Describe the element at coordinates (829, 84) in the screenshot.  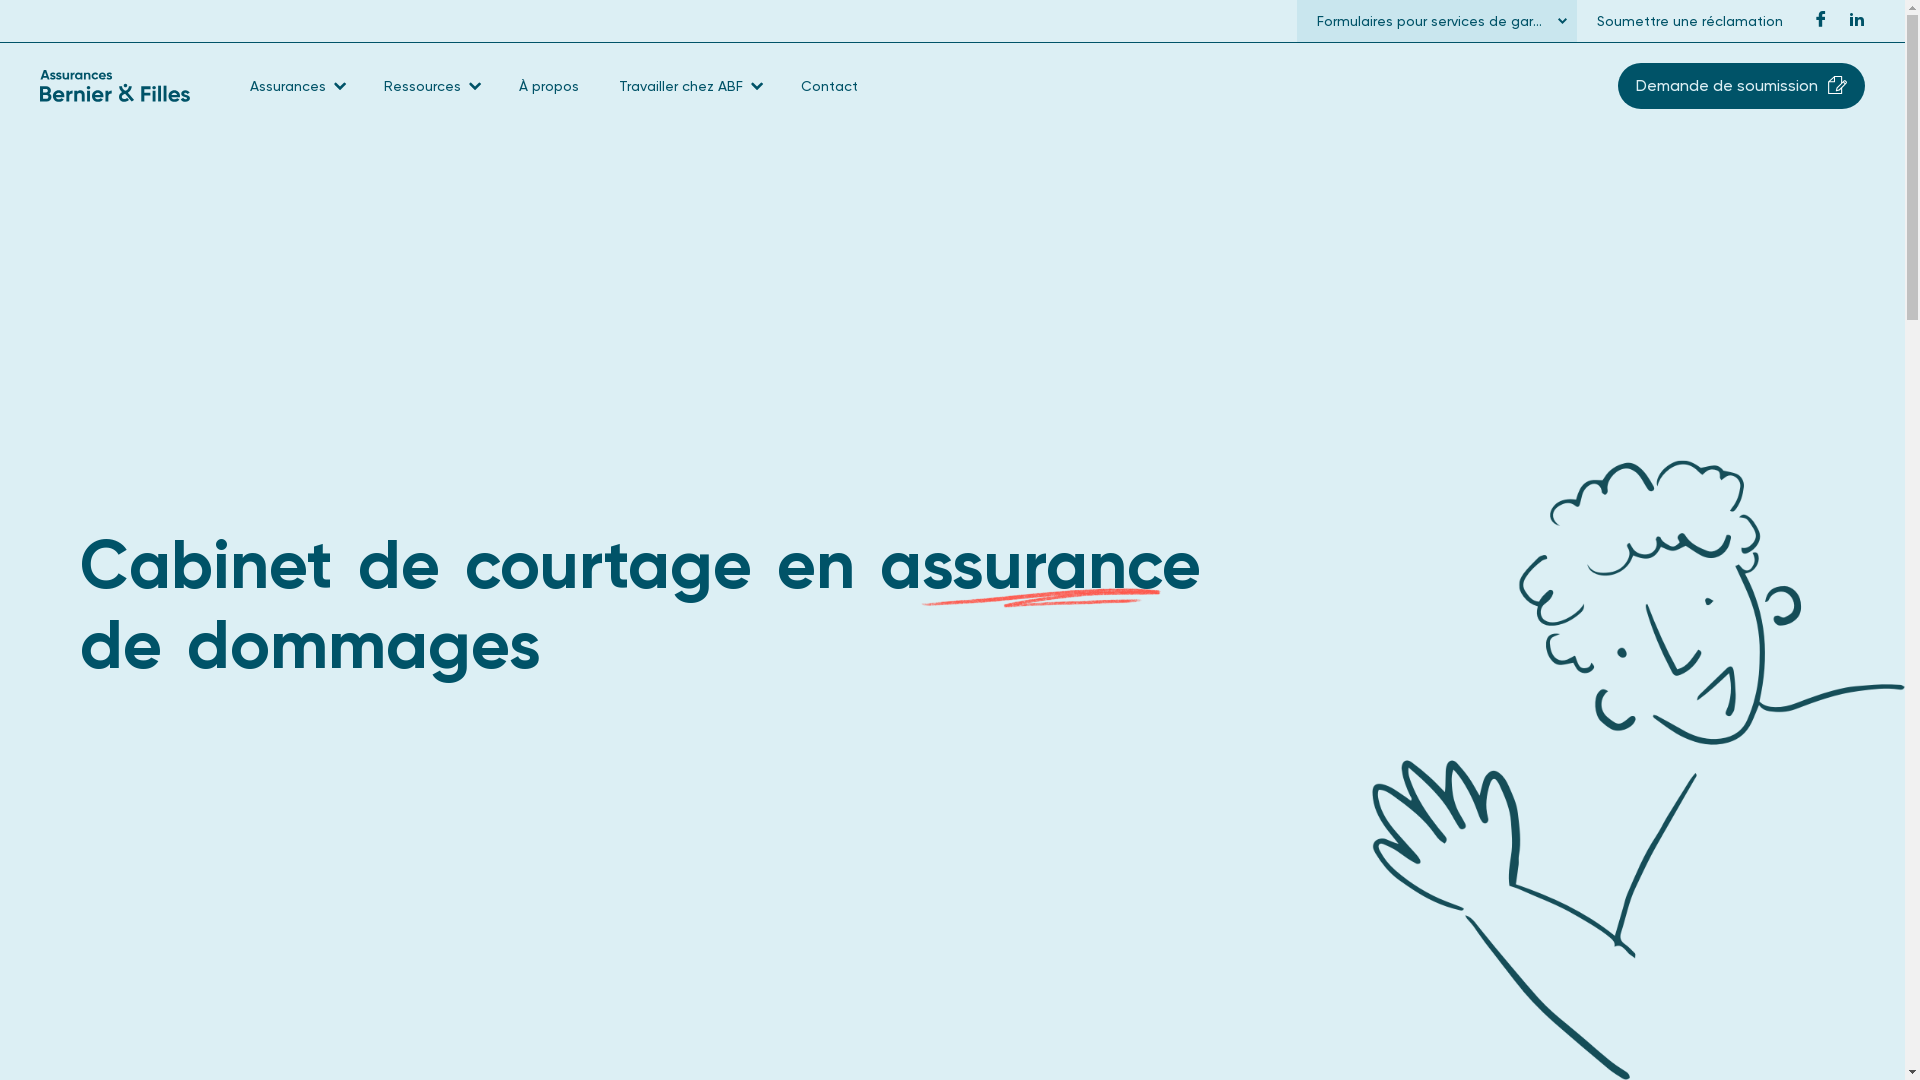
I see `'Contact'` at that location.